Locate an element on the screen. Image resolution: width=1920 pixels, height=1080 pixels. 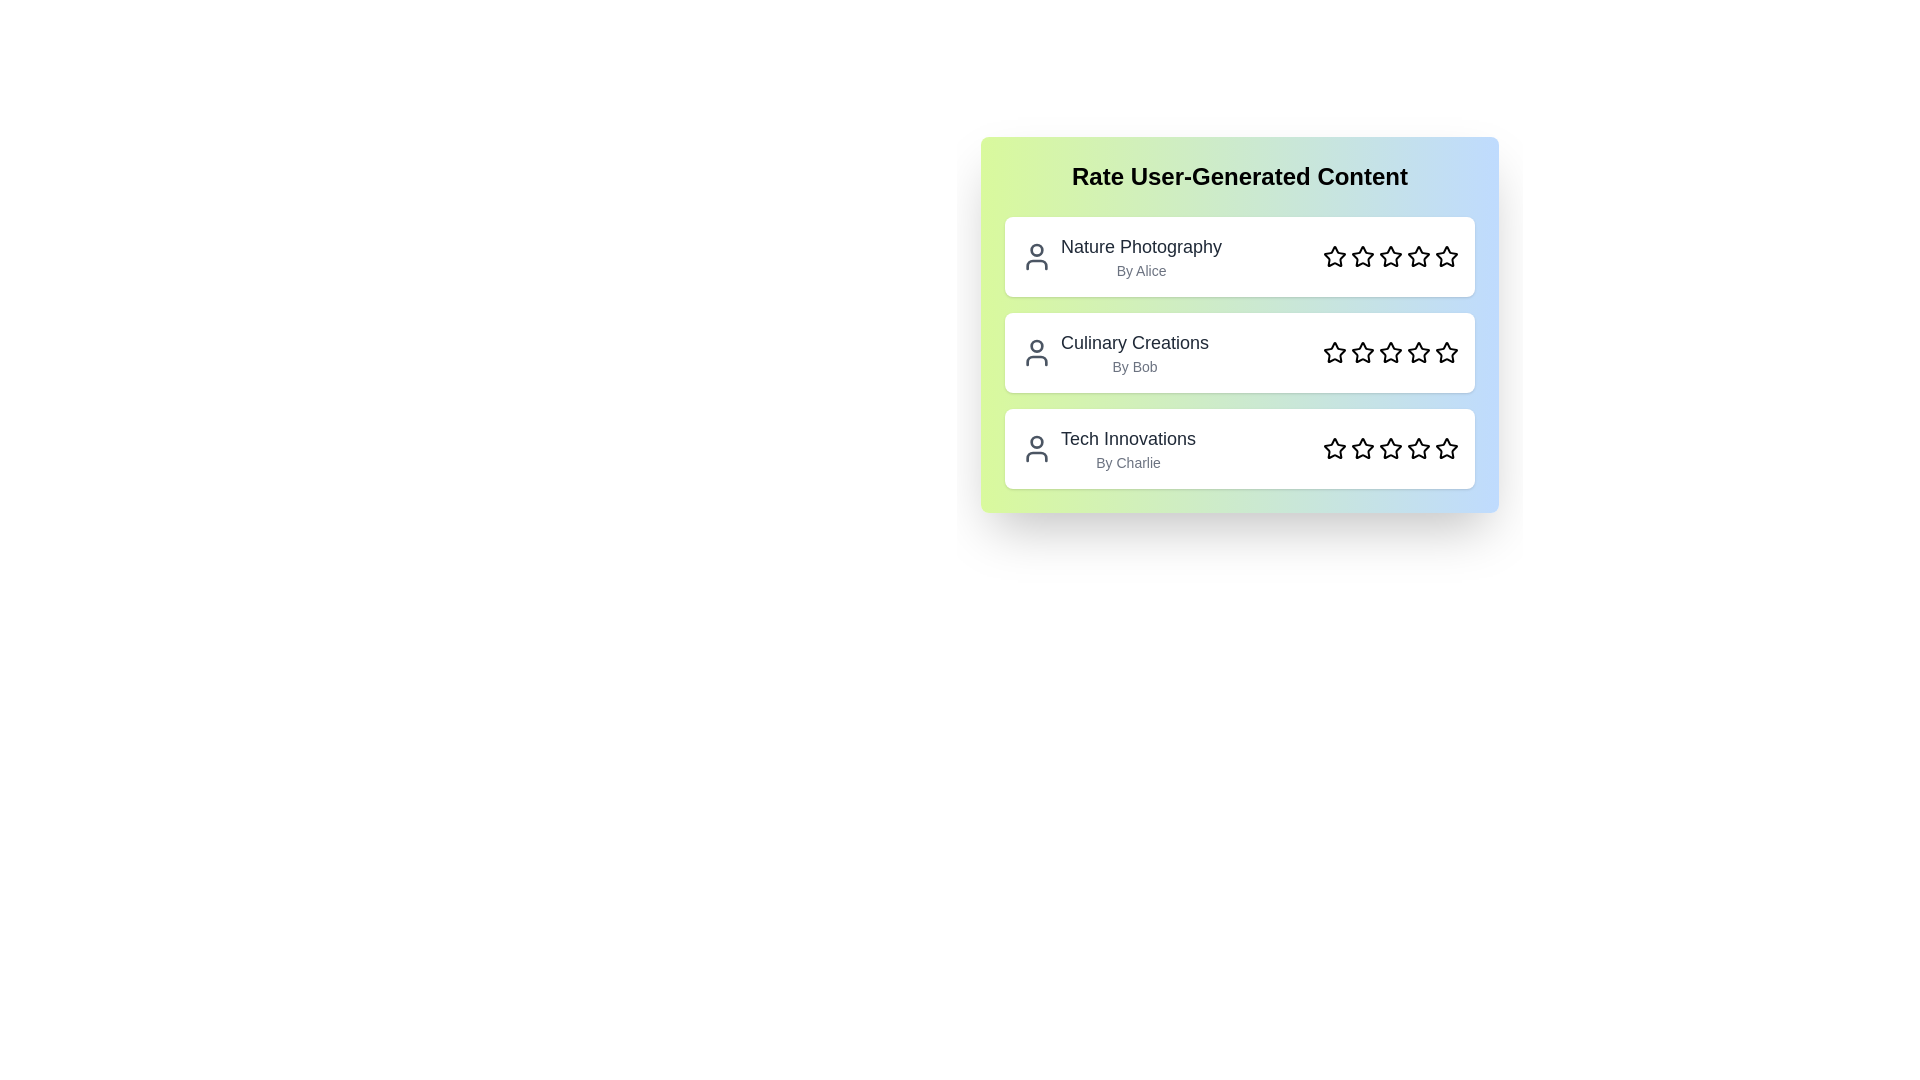
the user icon to open additional actions for the user is located at coordinates (1036, 256).